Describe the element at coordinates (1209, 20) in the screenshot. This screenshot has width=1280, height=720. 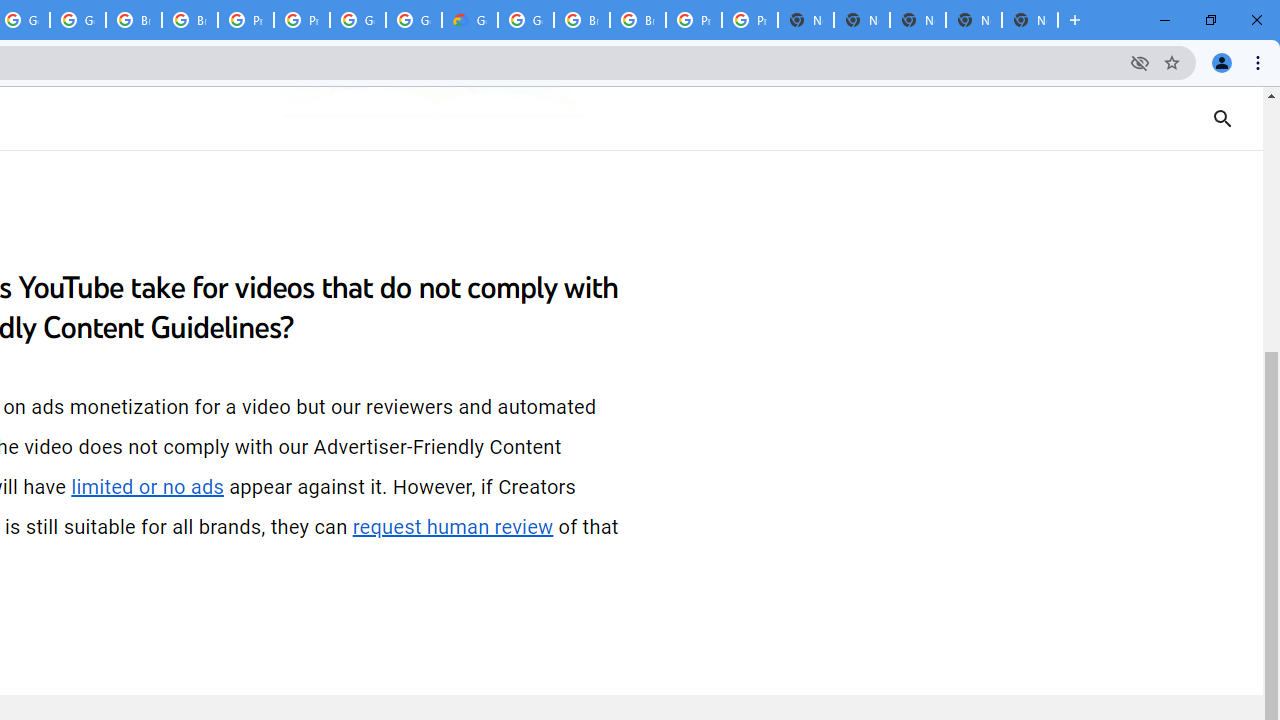
I see `'Restore'` at that location.